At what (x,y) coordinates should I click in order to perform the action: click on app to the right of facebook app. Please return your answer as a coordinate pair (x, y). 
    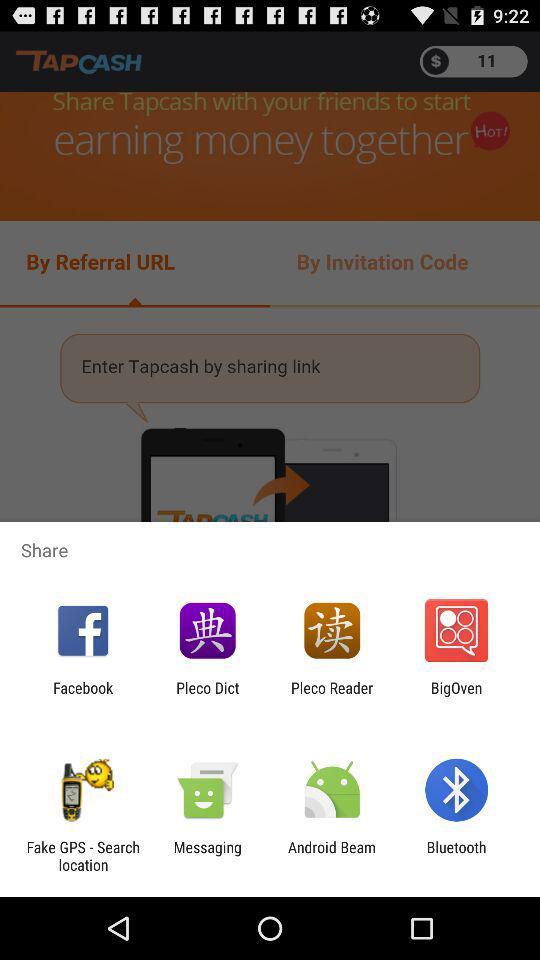
    Looking at the image, I should click on (206, 696).